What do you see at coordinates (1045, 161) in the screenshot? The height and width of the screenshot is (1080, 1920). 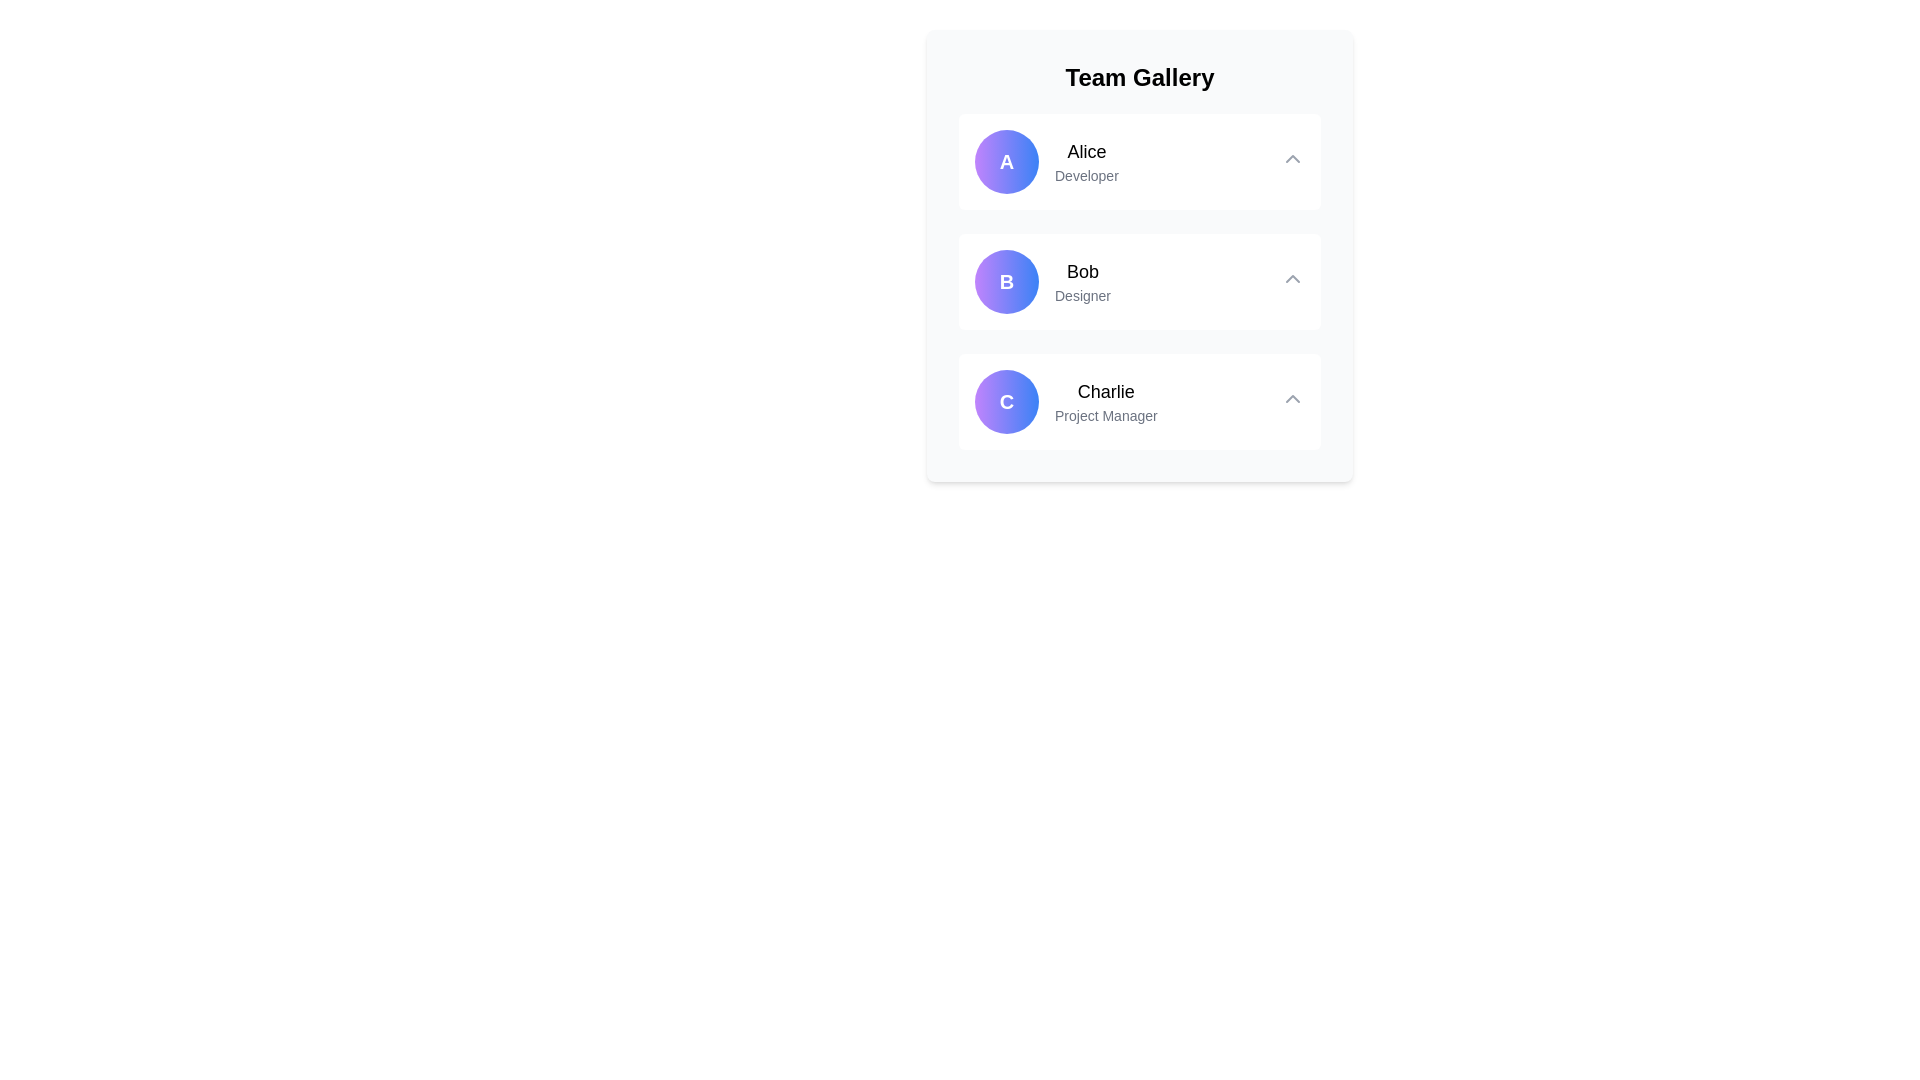 I see `the first profile card in the Team Gallery section that displays the name 'Alice' and role 'Developer'` at bounding box center [1045, 161].